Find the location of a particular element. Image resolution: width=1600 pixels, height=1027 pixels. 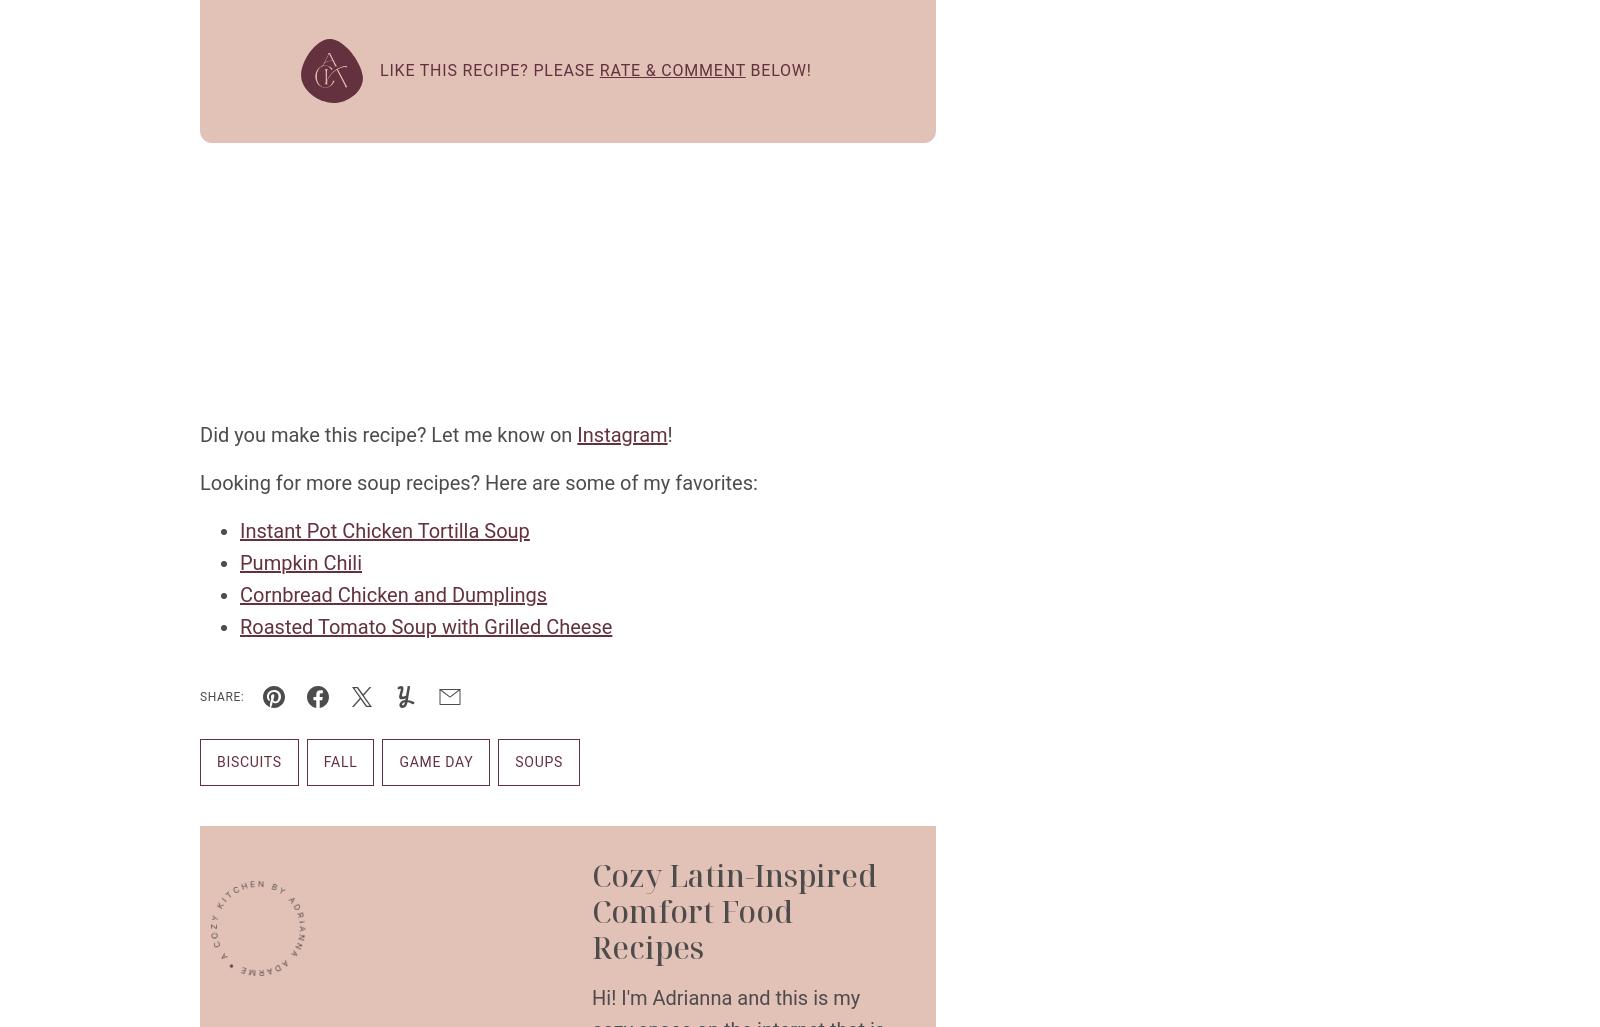

'Like this Recipe? Please' is located at coordinates (380, 69).